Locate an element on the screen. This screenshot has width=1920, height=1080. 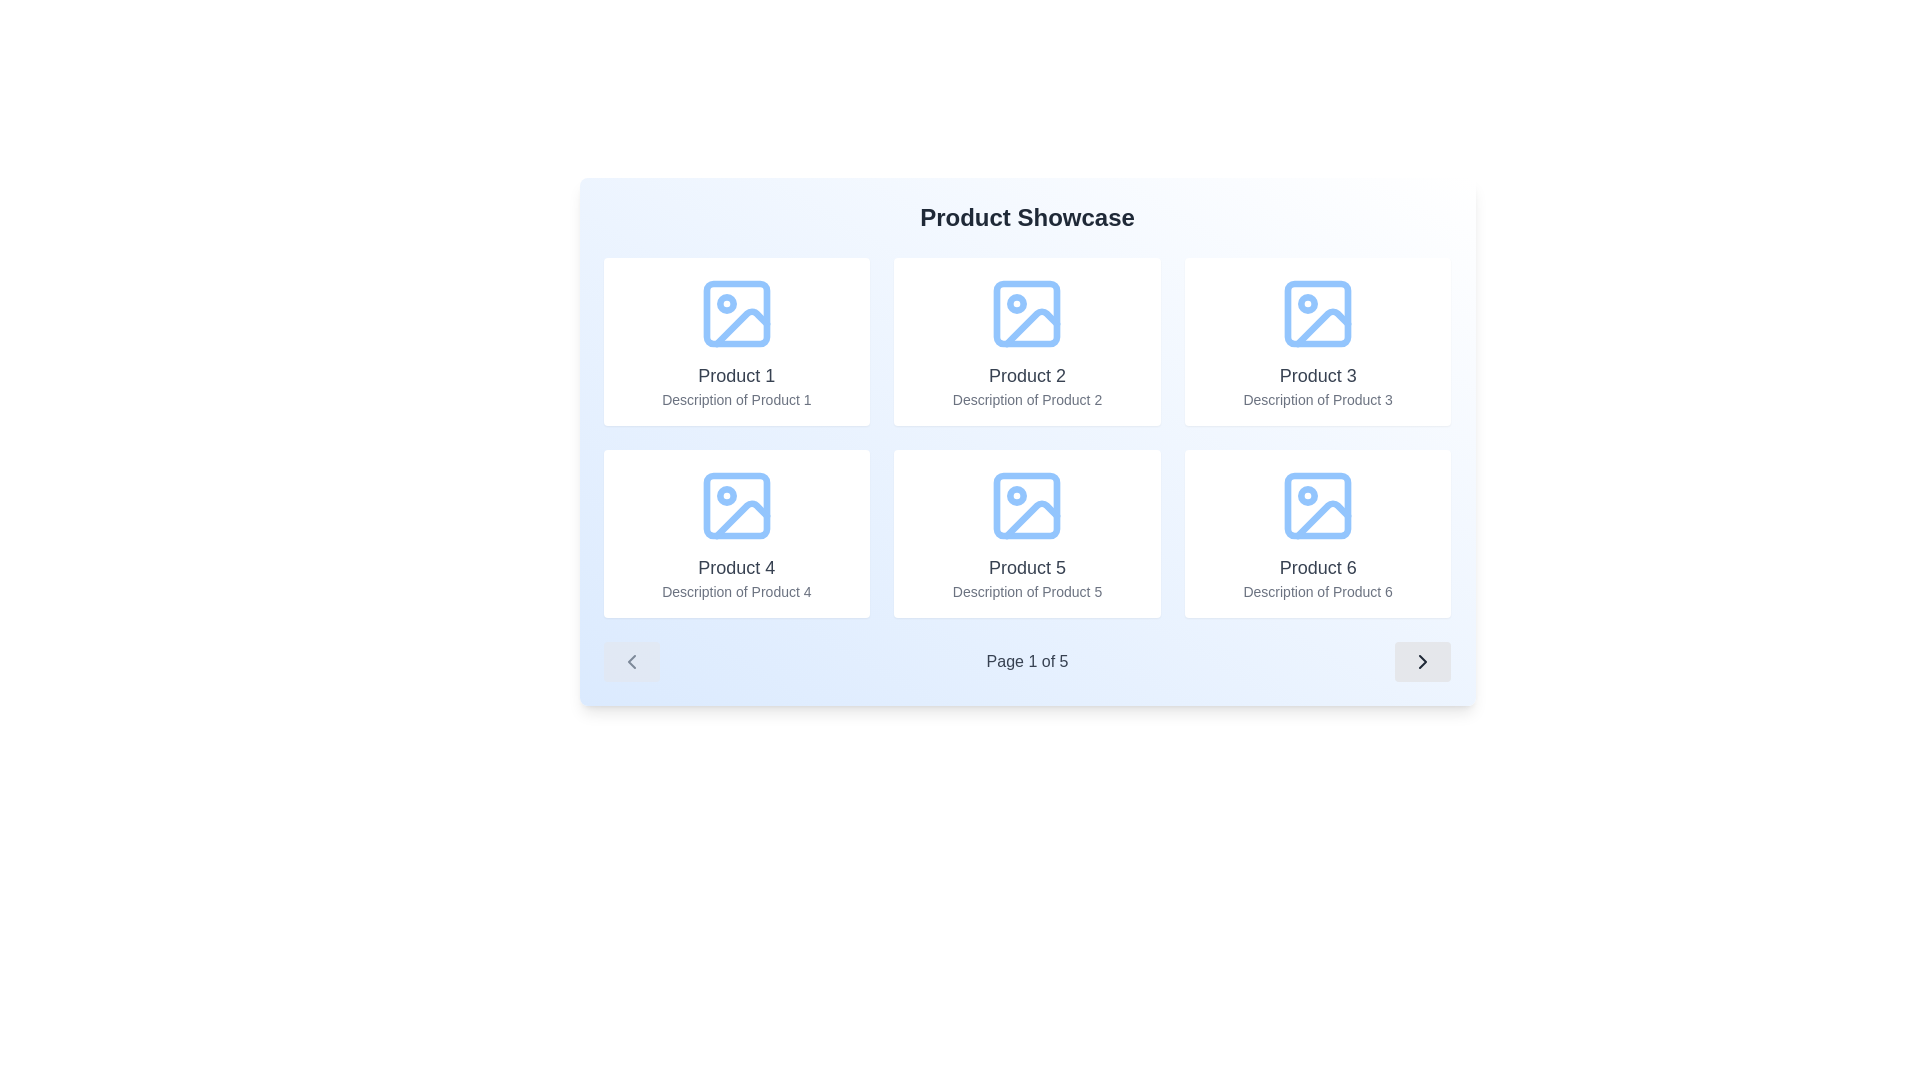
text content of the label identifying the associated product in the third card of the top row in the grid layout is located at coordinates (1318, 375).